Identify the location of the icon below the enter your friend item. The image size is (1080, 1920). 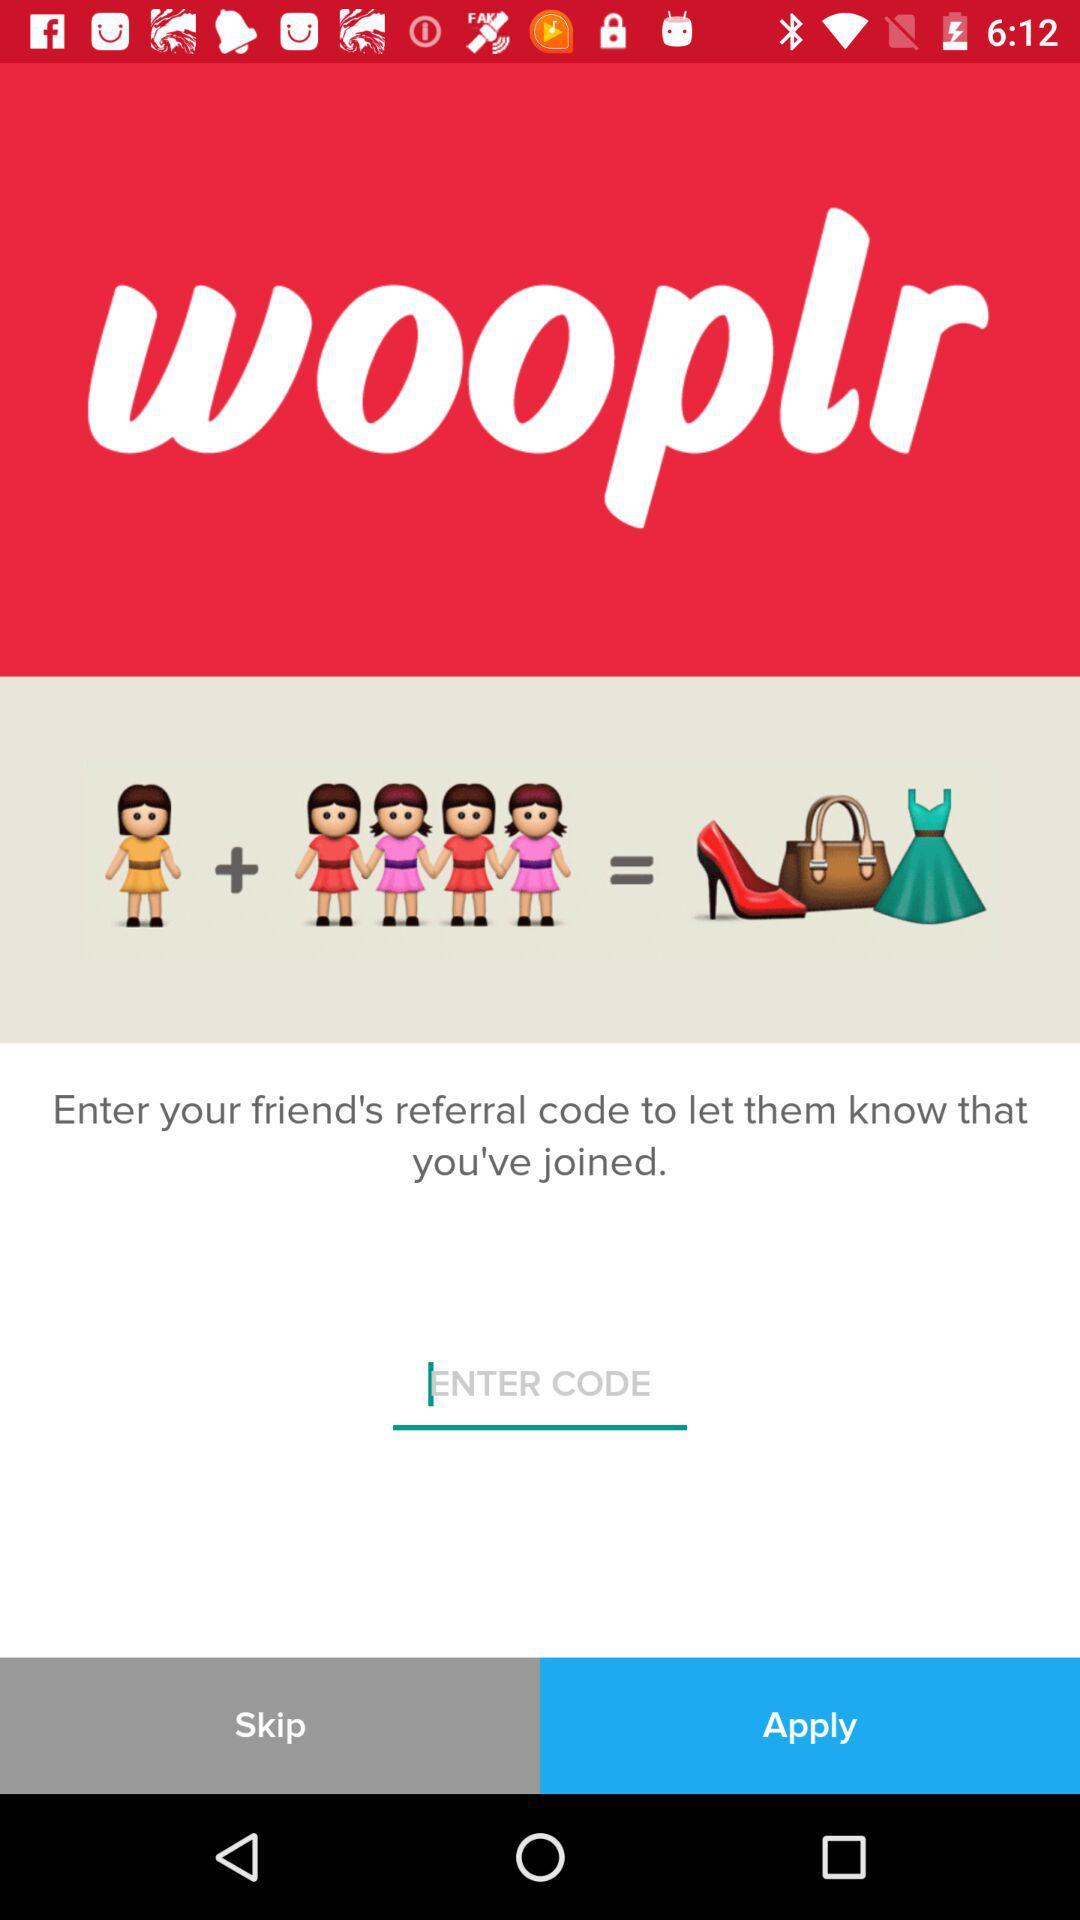
(540, 1391).